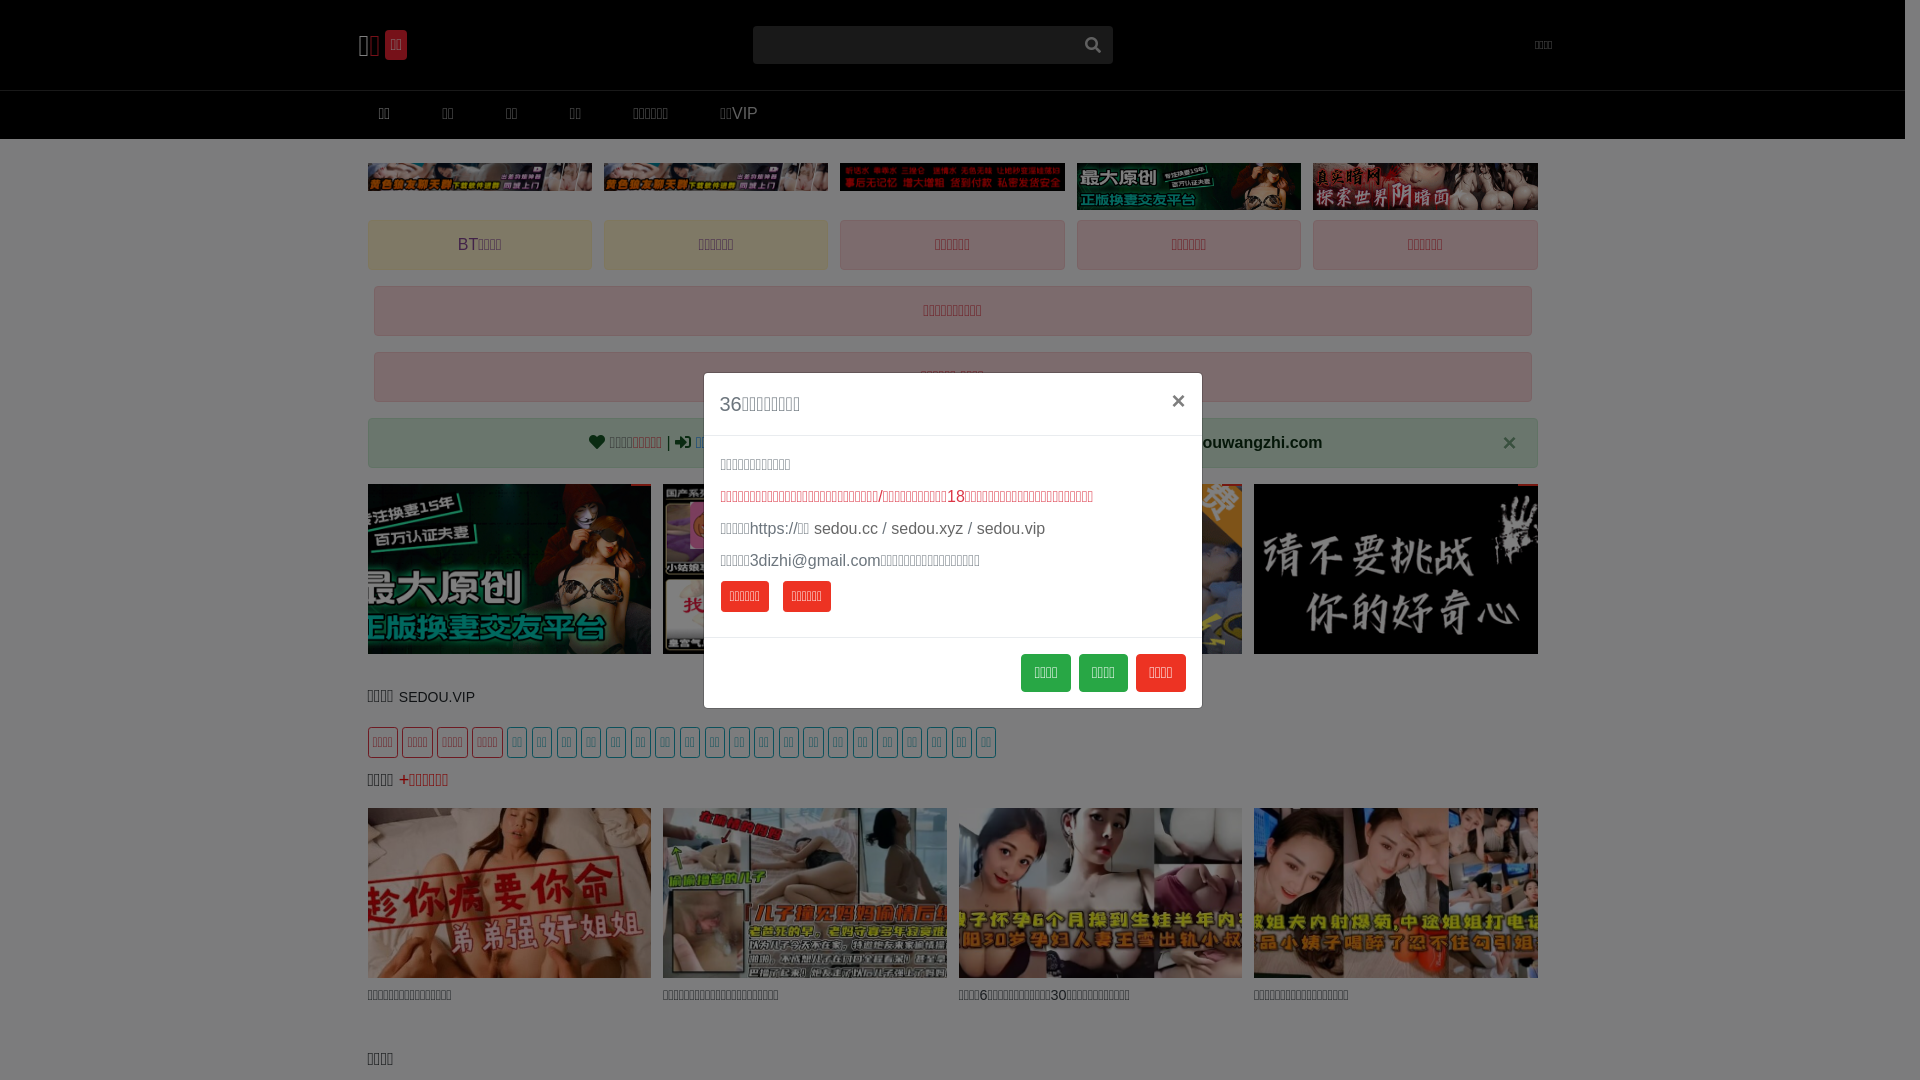  What do you see at coordinates (435, 696) in the screenshot?
I see `'SEDOU.VIP'` at bounding box center [435, 696].